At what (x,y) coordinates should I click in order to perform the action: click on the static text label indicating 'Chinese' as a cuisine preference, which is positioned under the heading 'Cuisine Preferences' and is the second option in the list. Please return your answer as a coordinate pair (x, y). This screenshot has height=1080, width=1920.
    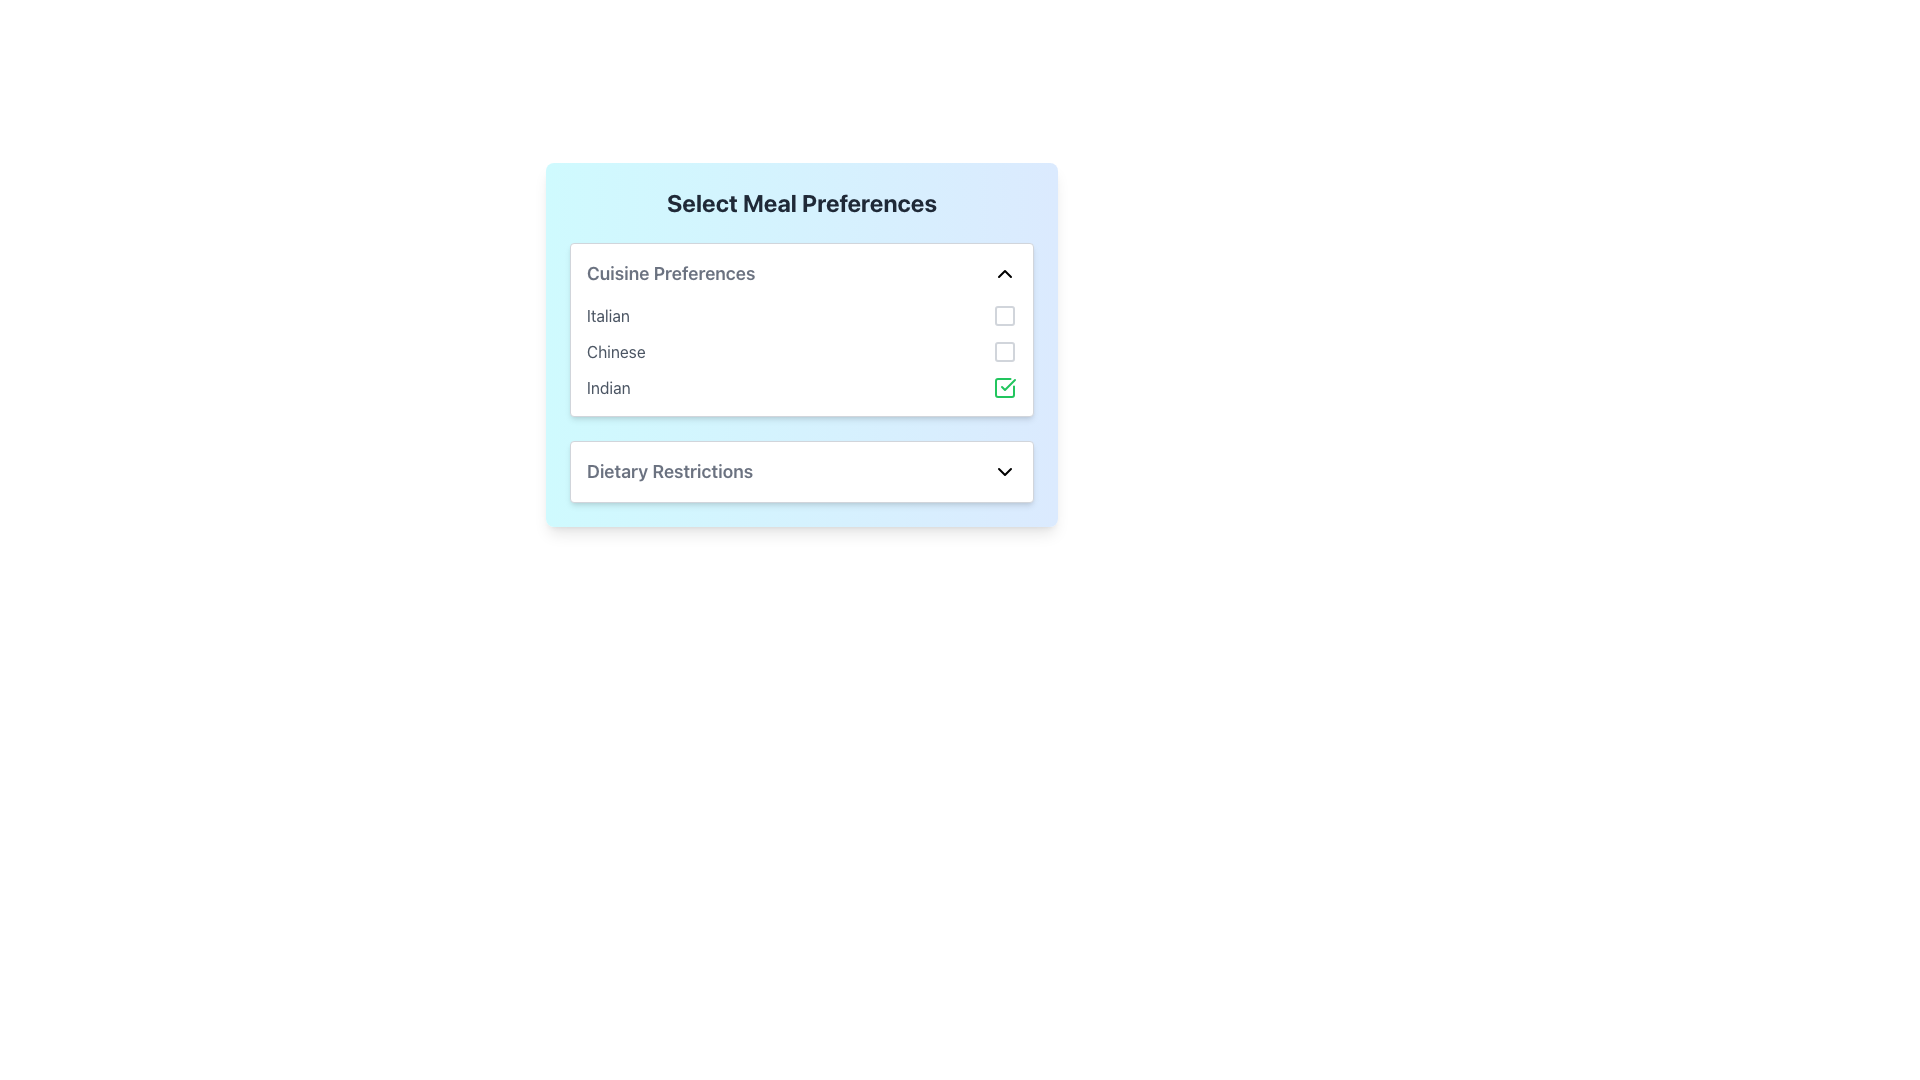
    Looking at the image, I should click on (615, 350).